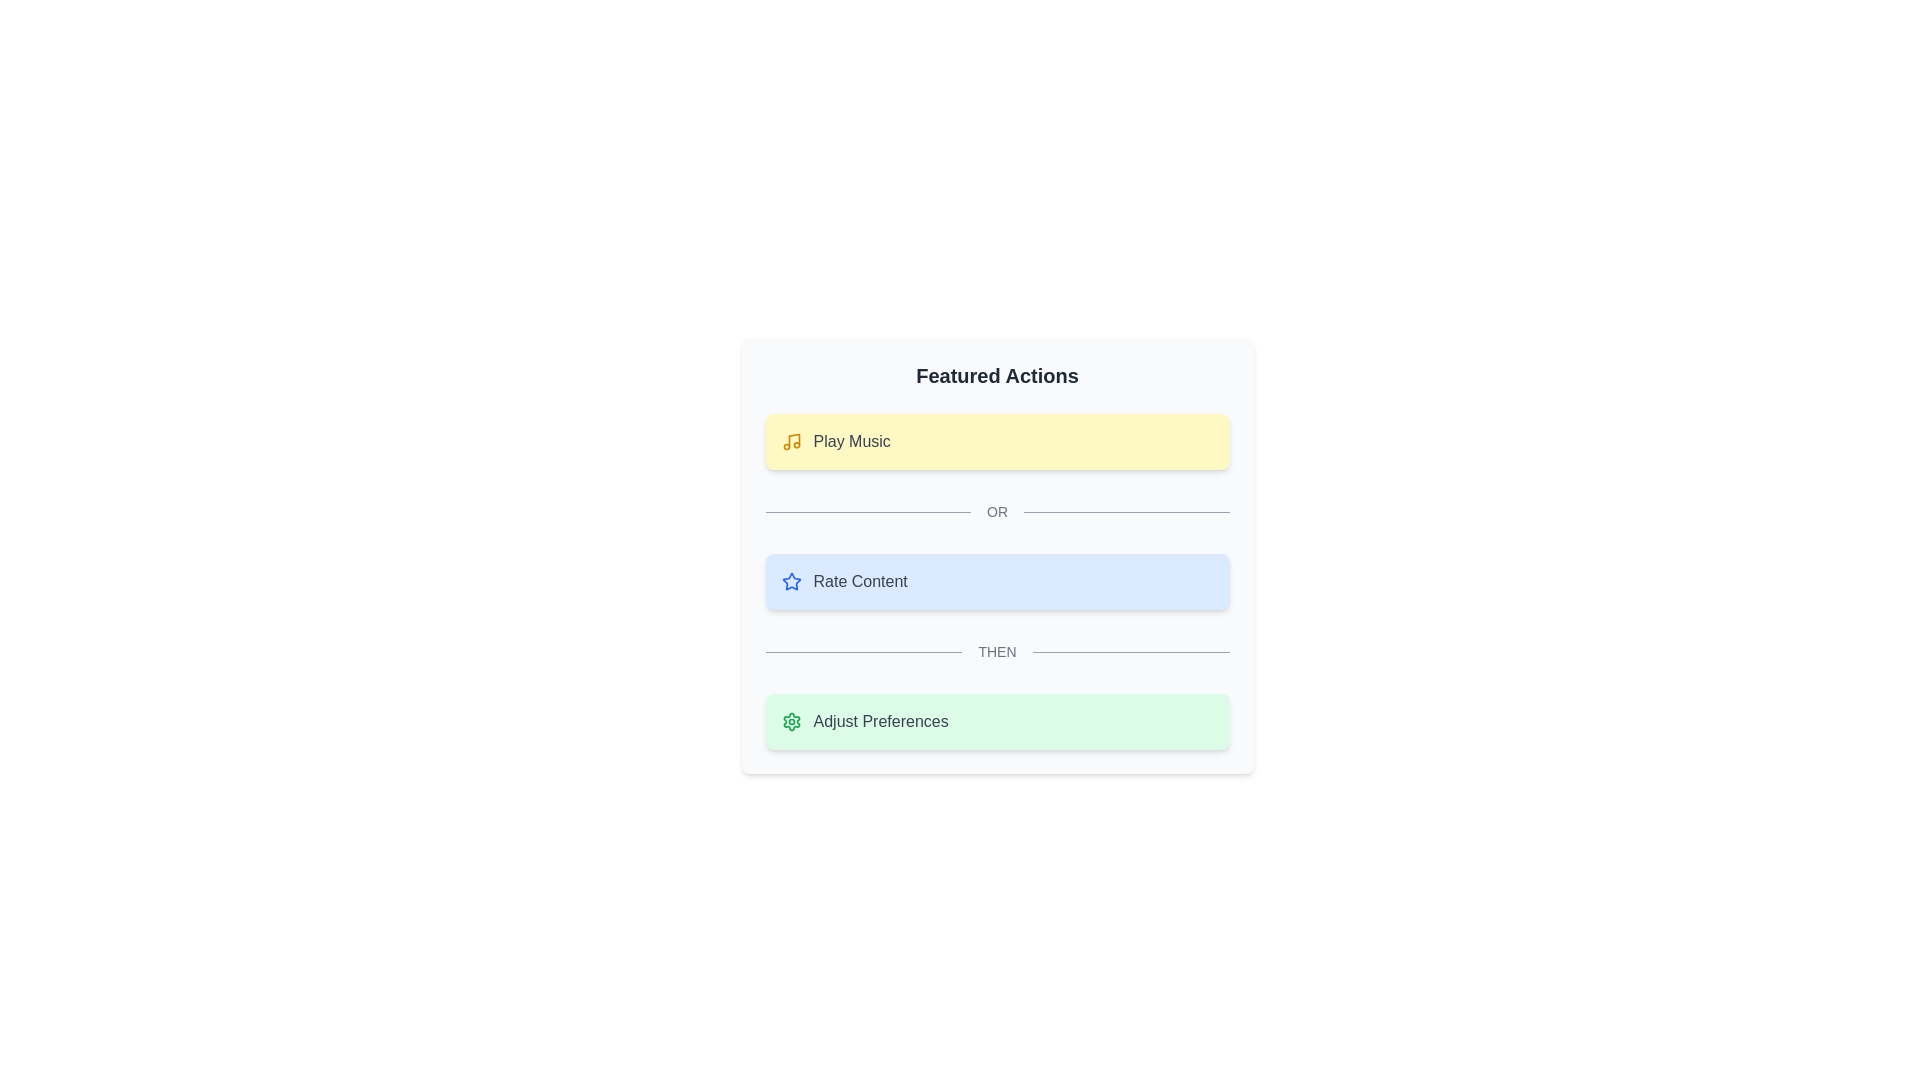 The image size is (1920, 1080). What do you see at coordinates (997, 651) in the screenshot?
I see `the third inline text separator element located between the 'Rate Content' section and the 'Adjust Preferences' section` at bounding box center [997, 651].